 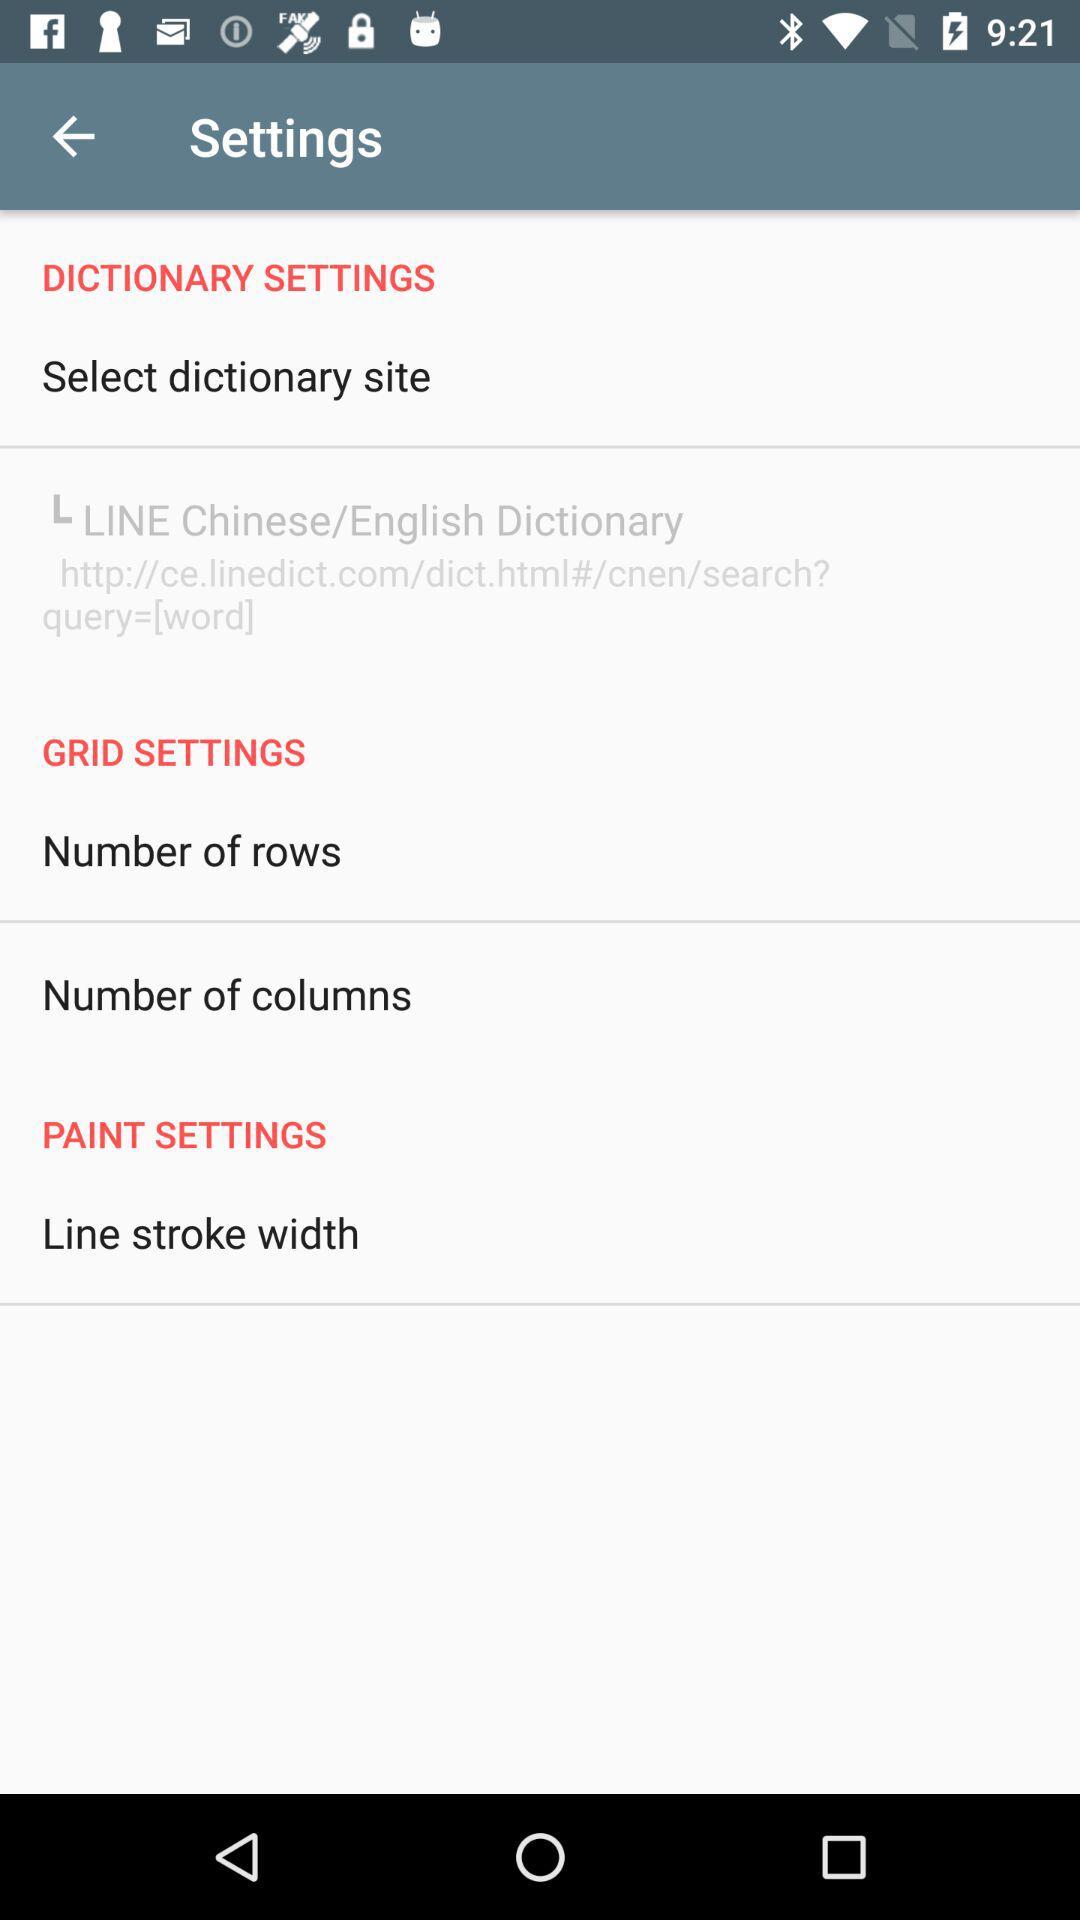 What do you see at coordinates (540, 729) in the screenshot?
I see `the icon above the number of rows icon` at bounding box center [540, 729].